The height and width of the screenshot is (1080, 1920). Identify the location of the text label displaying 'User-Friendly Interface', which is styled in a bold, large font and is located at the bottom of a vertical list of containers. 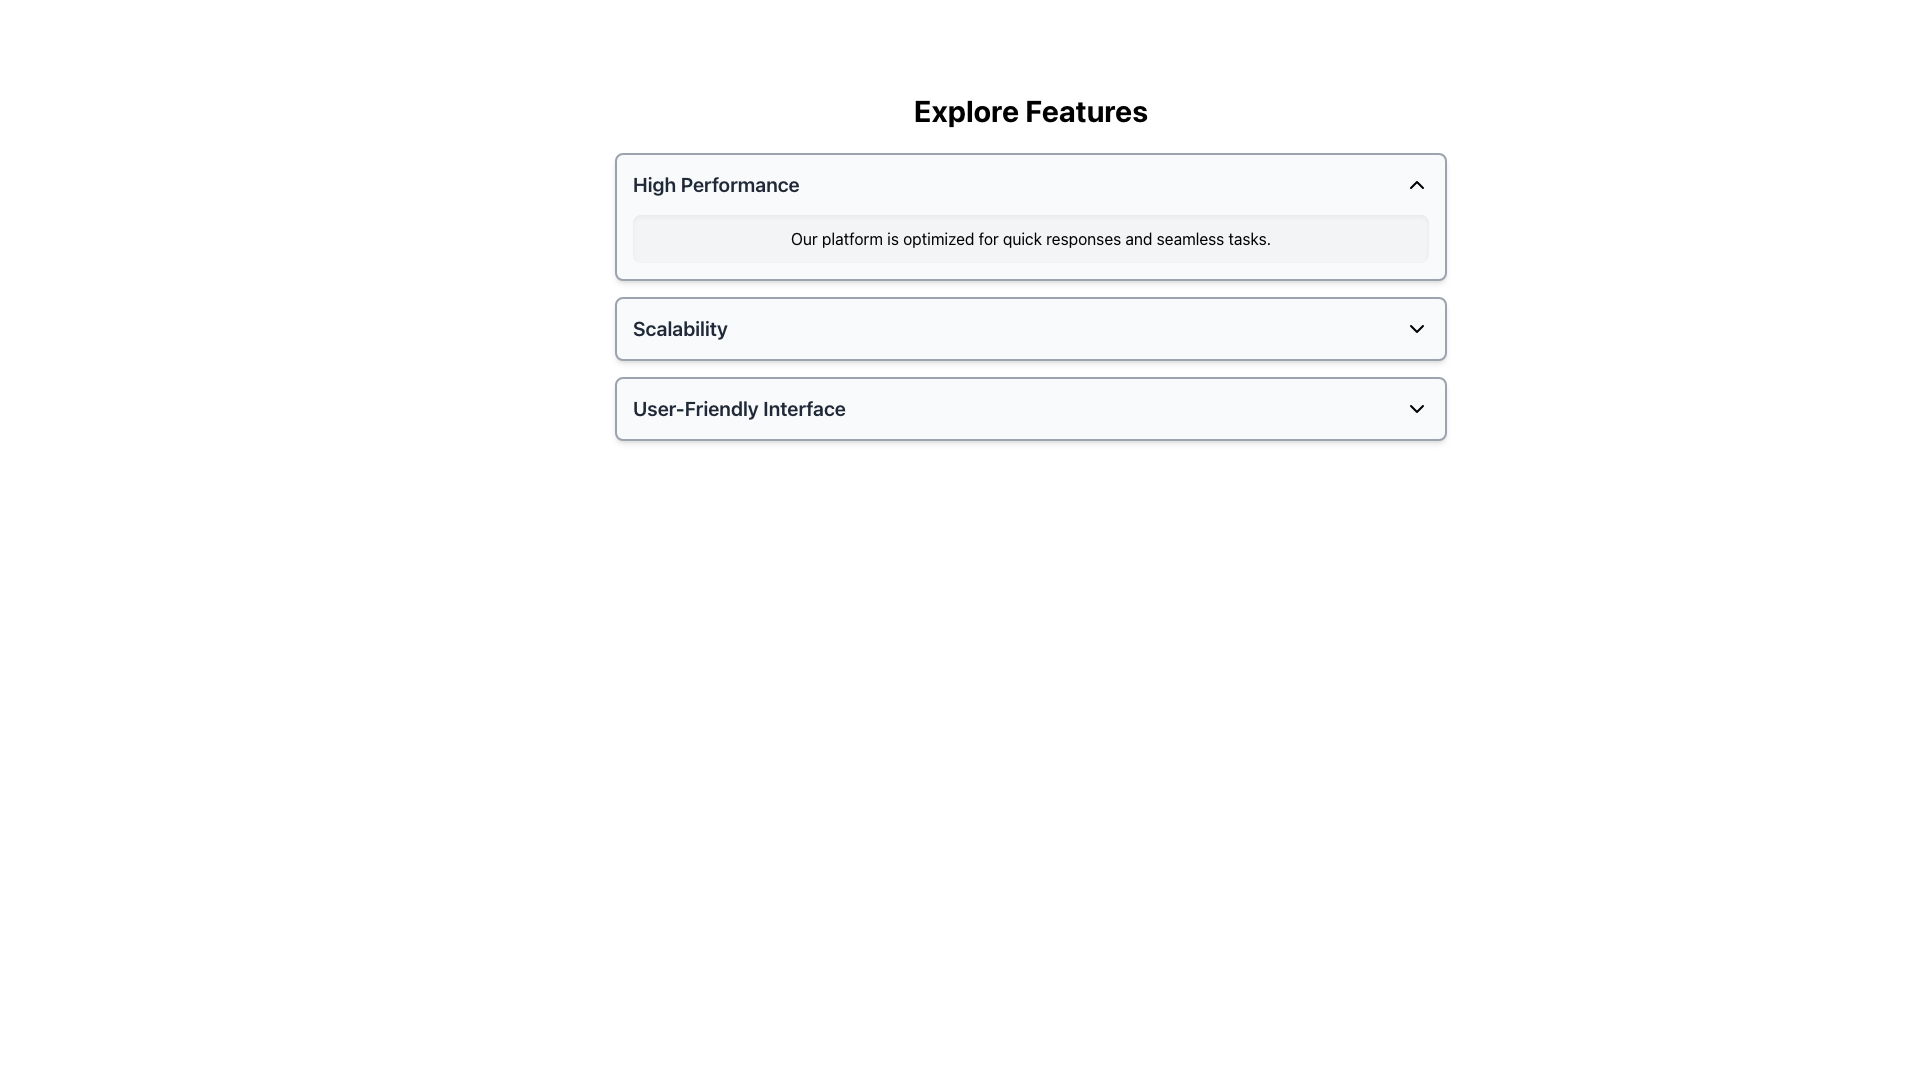
(738, 407).